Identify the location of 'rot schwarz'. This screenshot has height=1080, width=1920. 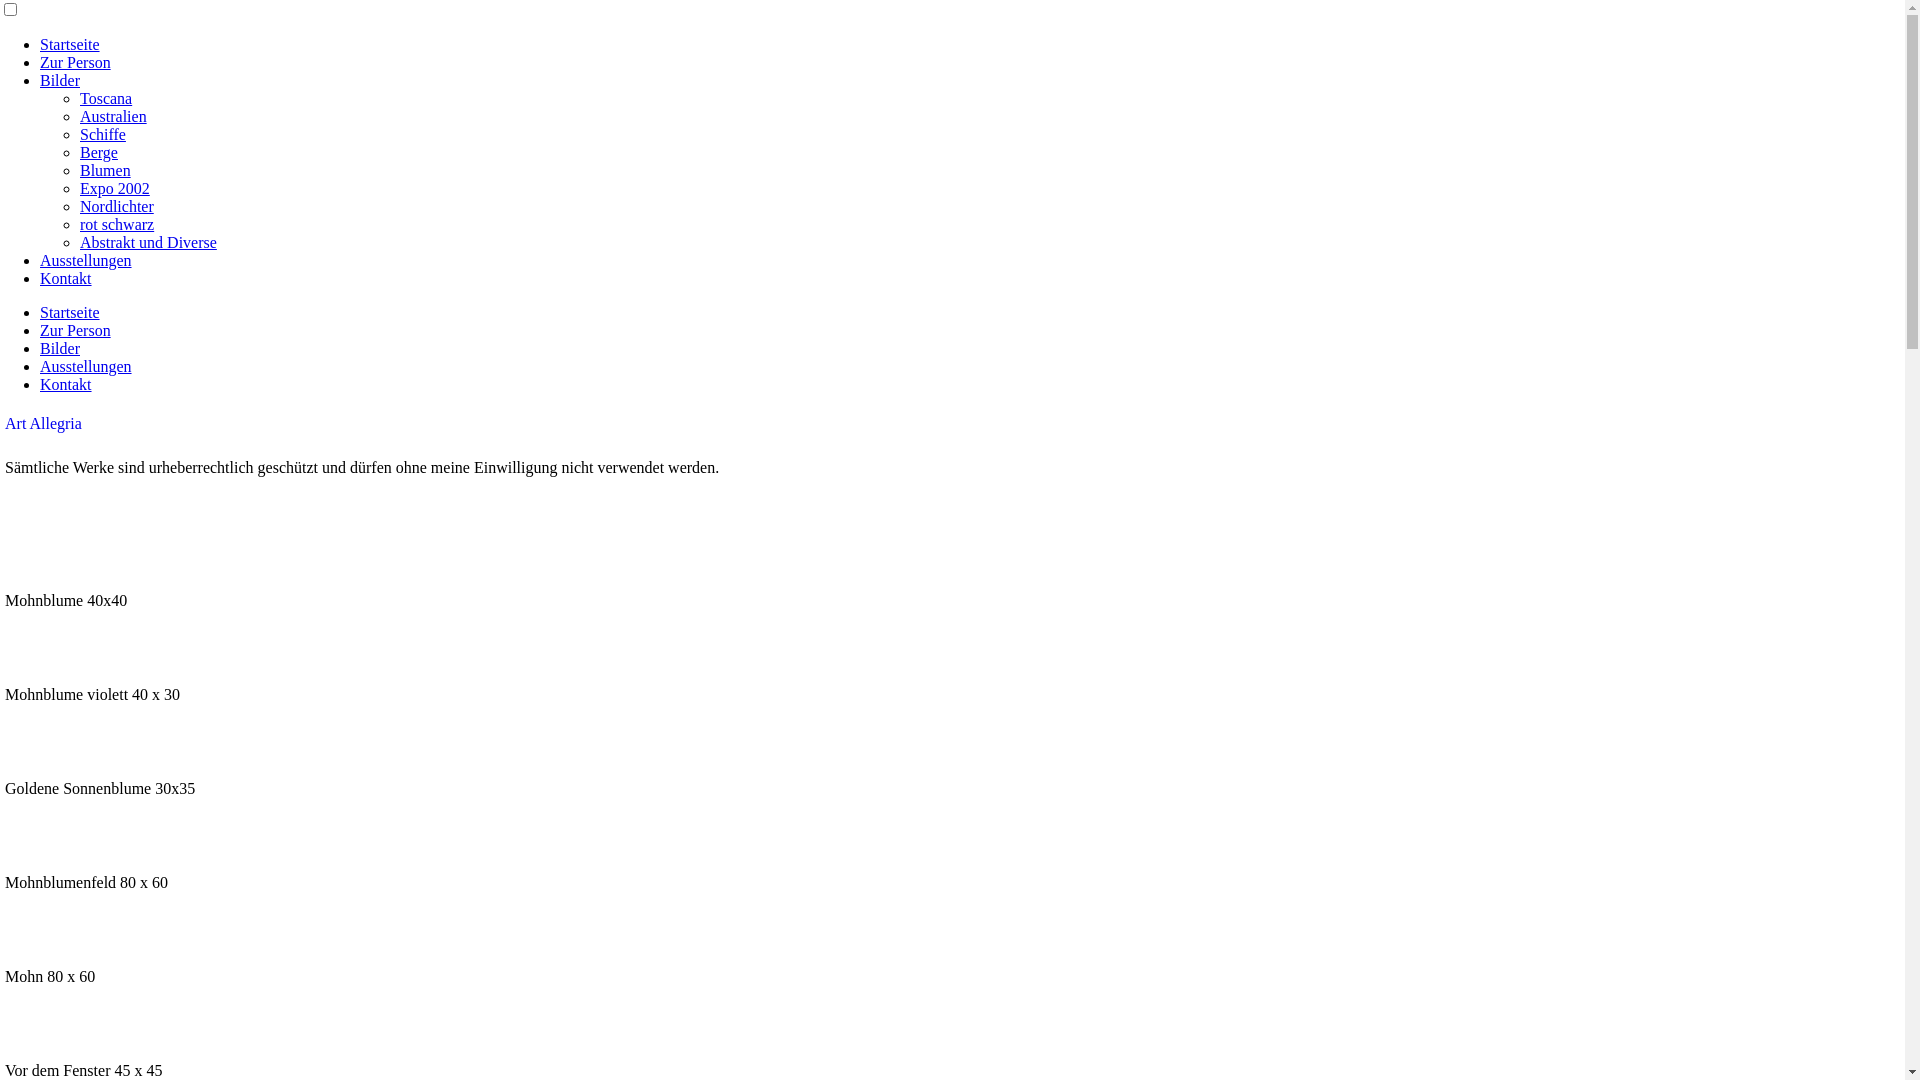
(115, 224).